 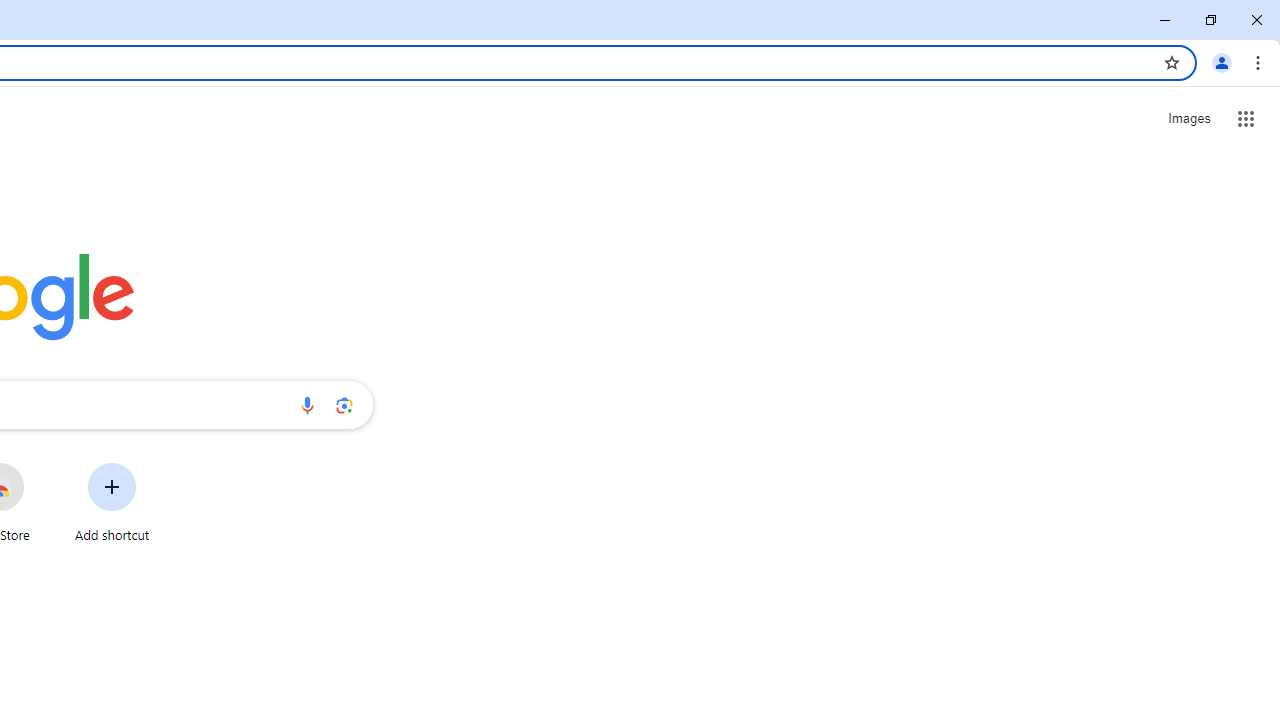 What do you see at coordinates (39, 464) in the screenshot?
I see `'More actions for Web Store shortcut'` at bounding box center [39, 464].